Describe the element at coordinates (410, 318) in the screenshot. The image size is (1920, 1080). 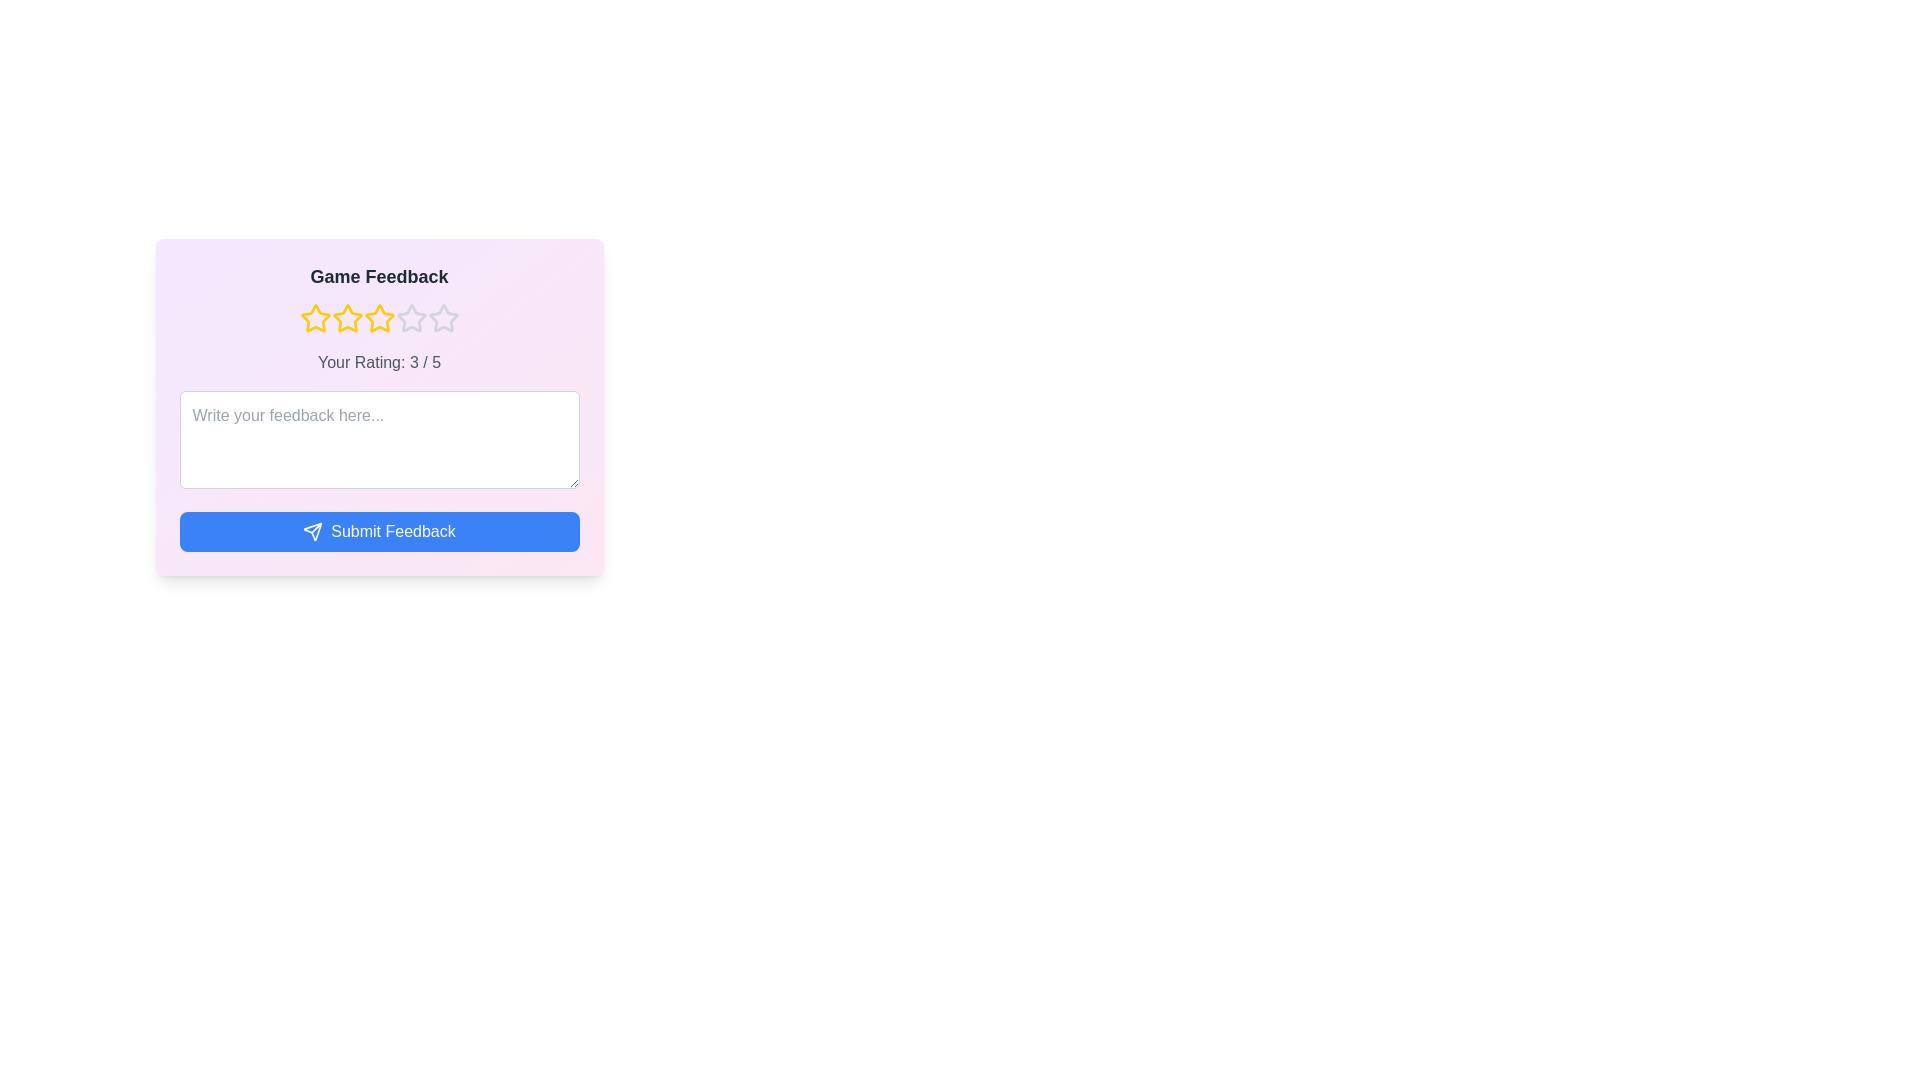
I see `the rating to 4 stars by clicking on the corresponding star` at that location.